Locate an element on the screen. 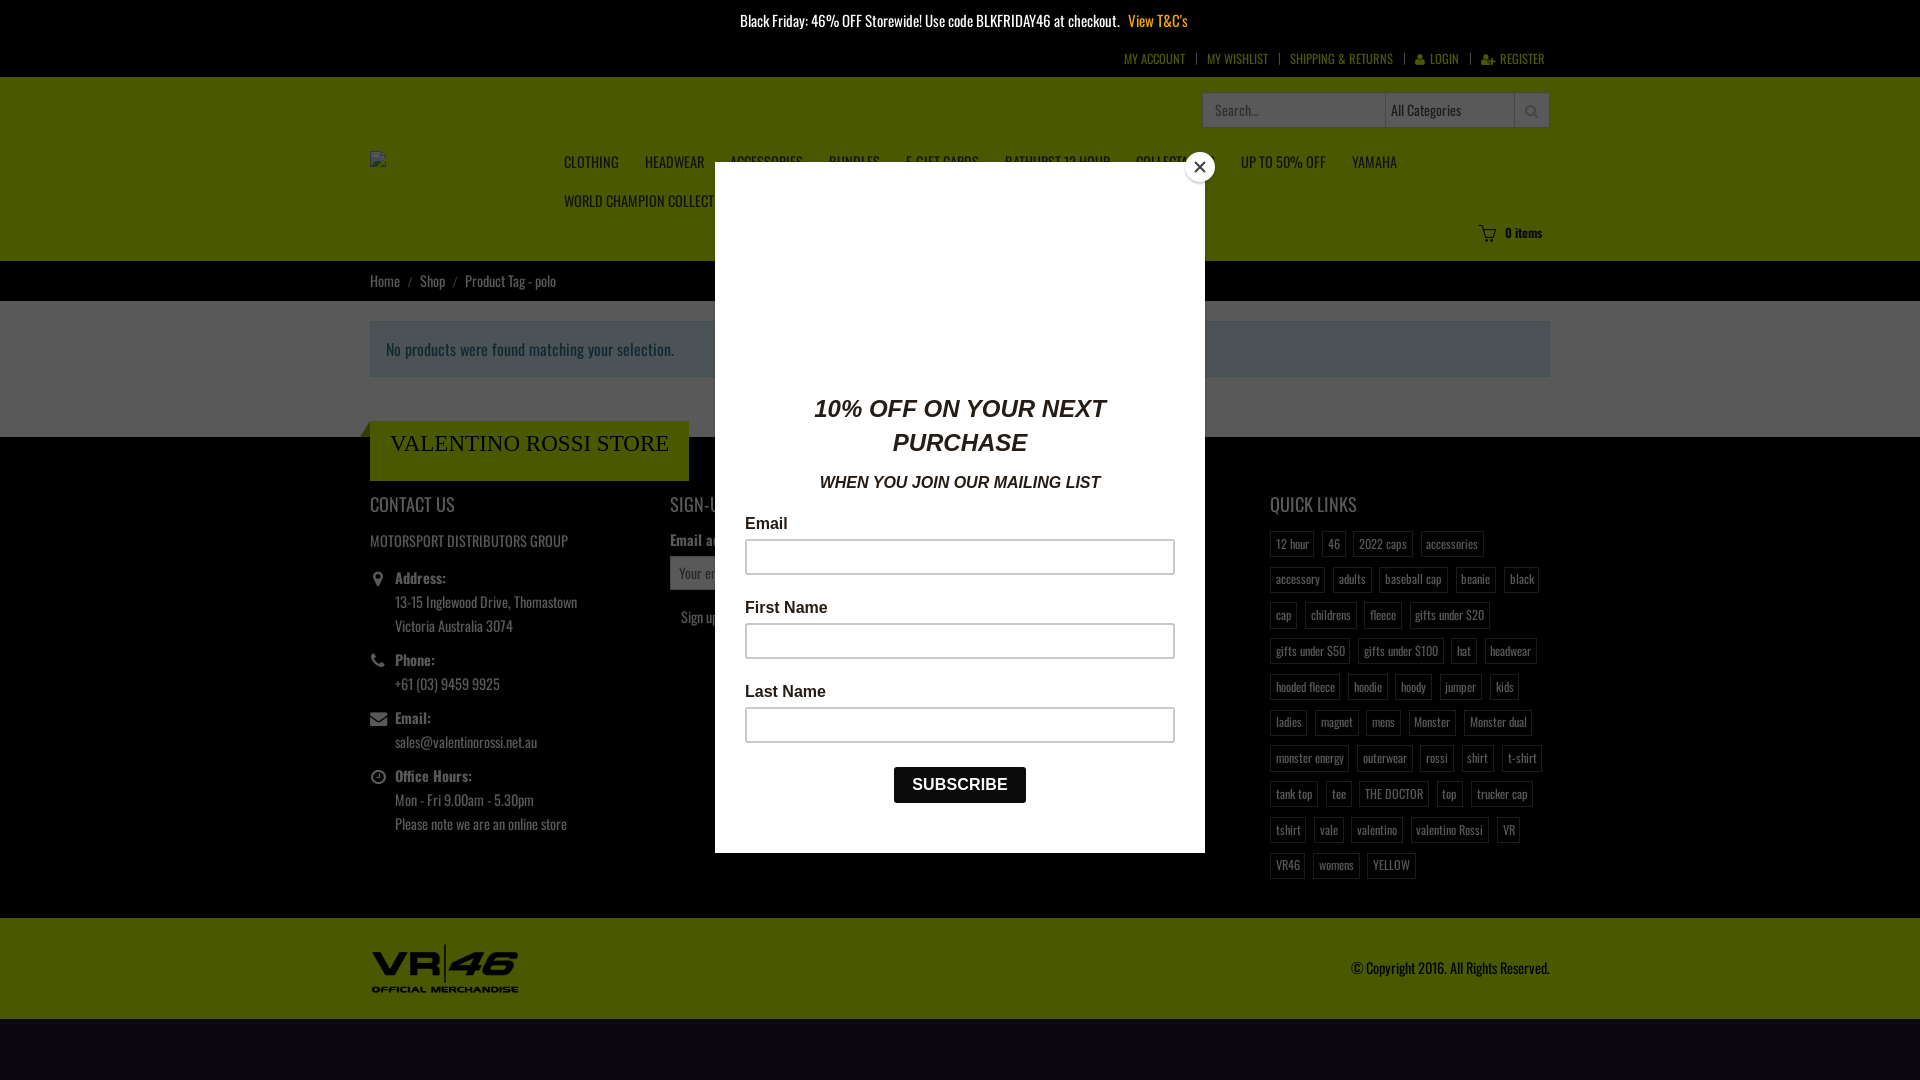  'womens' is located at coordinates (1335, 865).